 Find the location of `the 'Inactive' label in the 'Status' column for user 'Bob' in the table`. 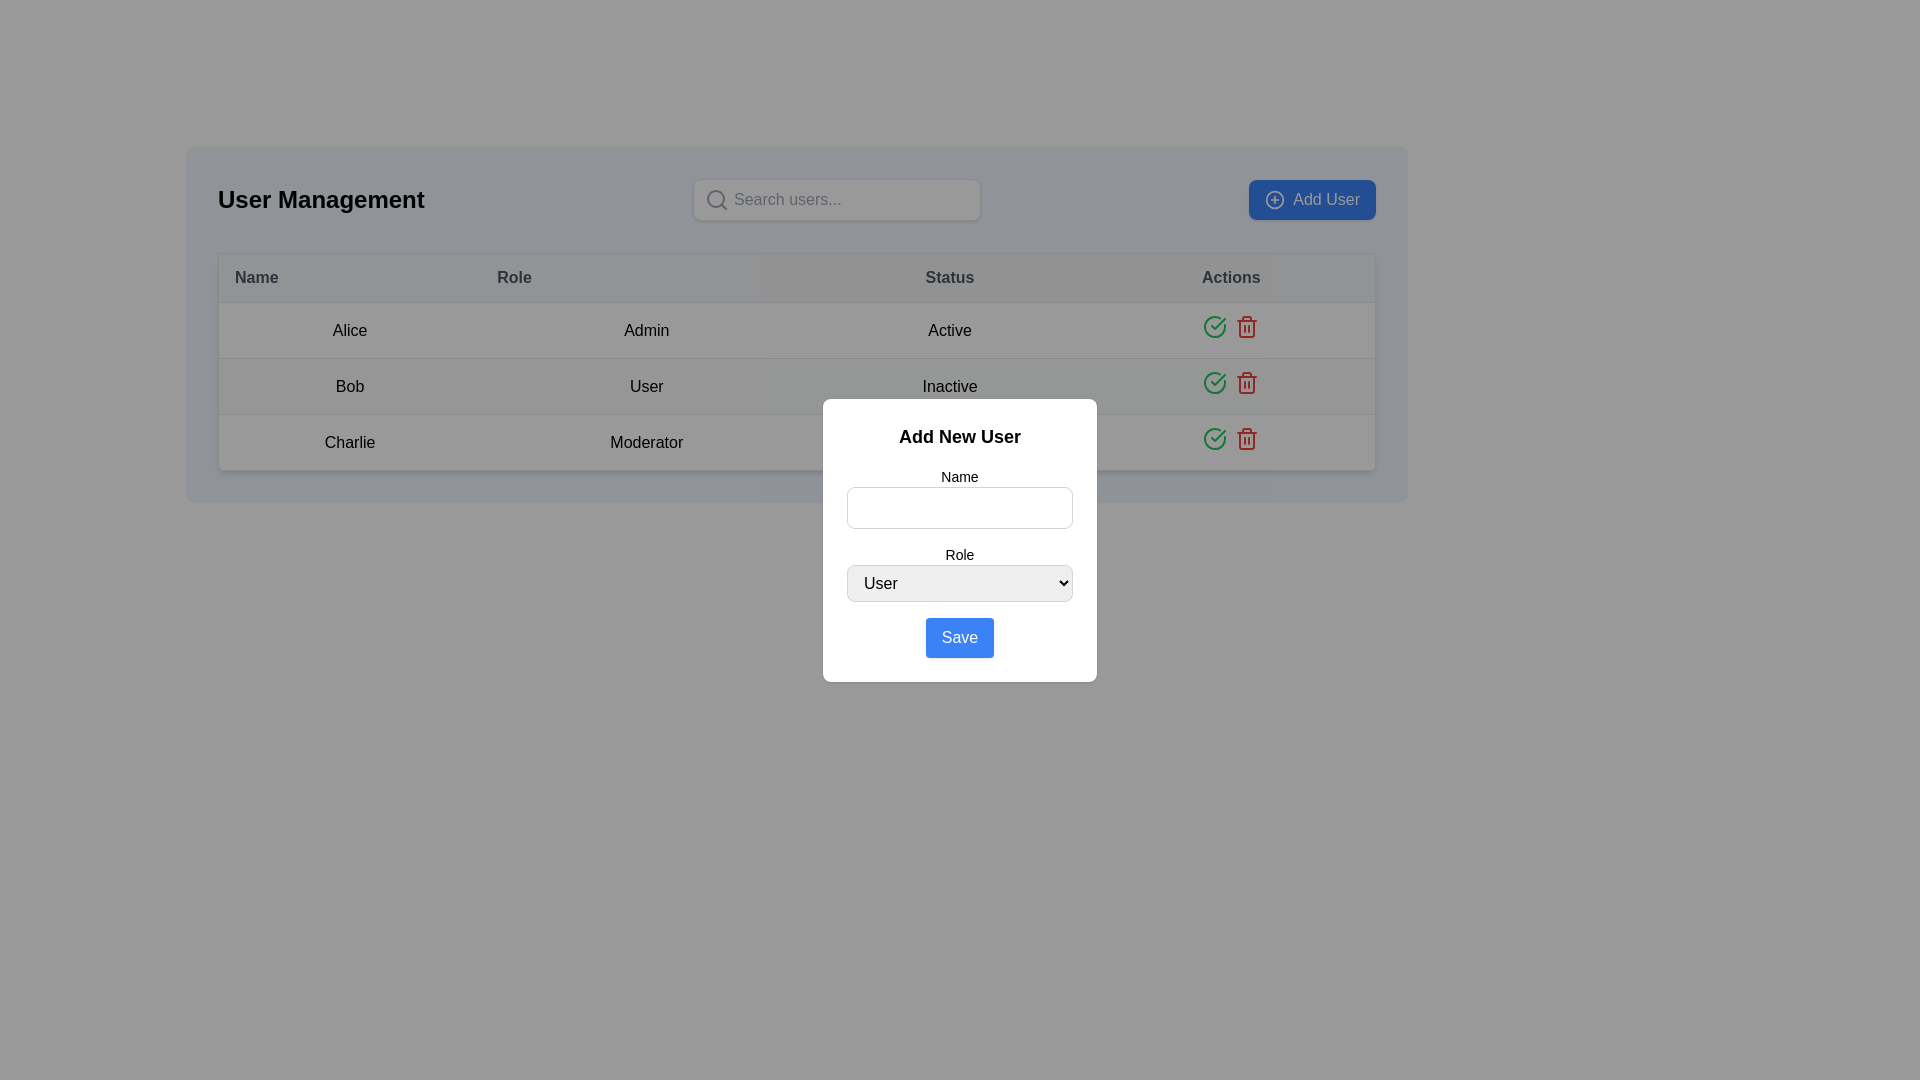

the 'Inactive' label in the 'Status' column for user 'Bob' in the table is located at coordinates (949, 386).